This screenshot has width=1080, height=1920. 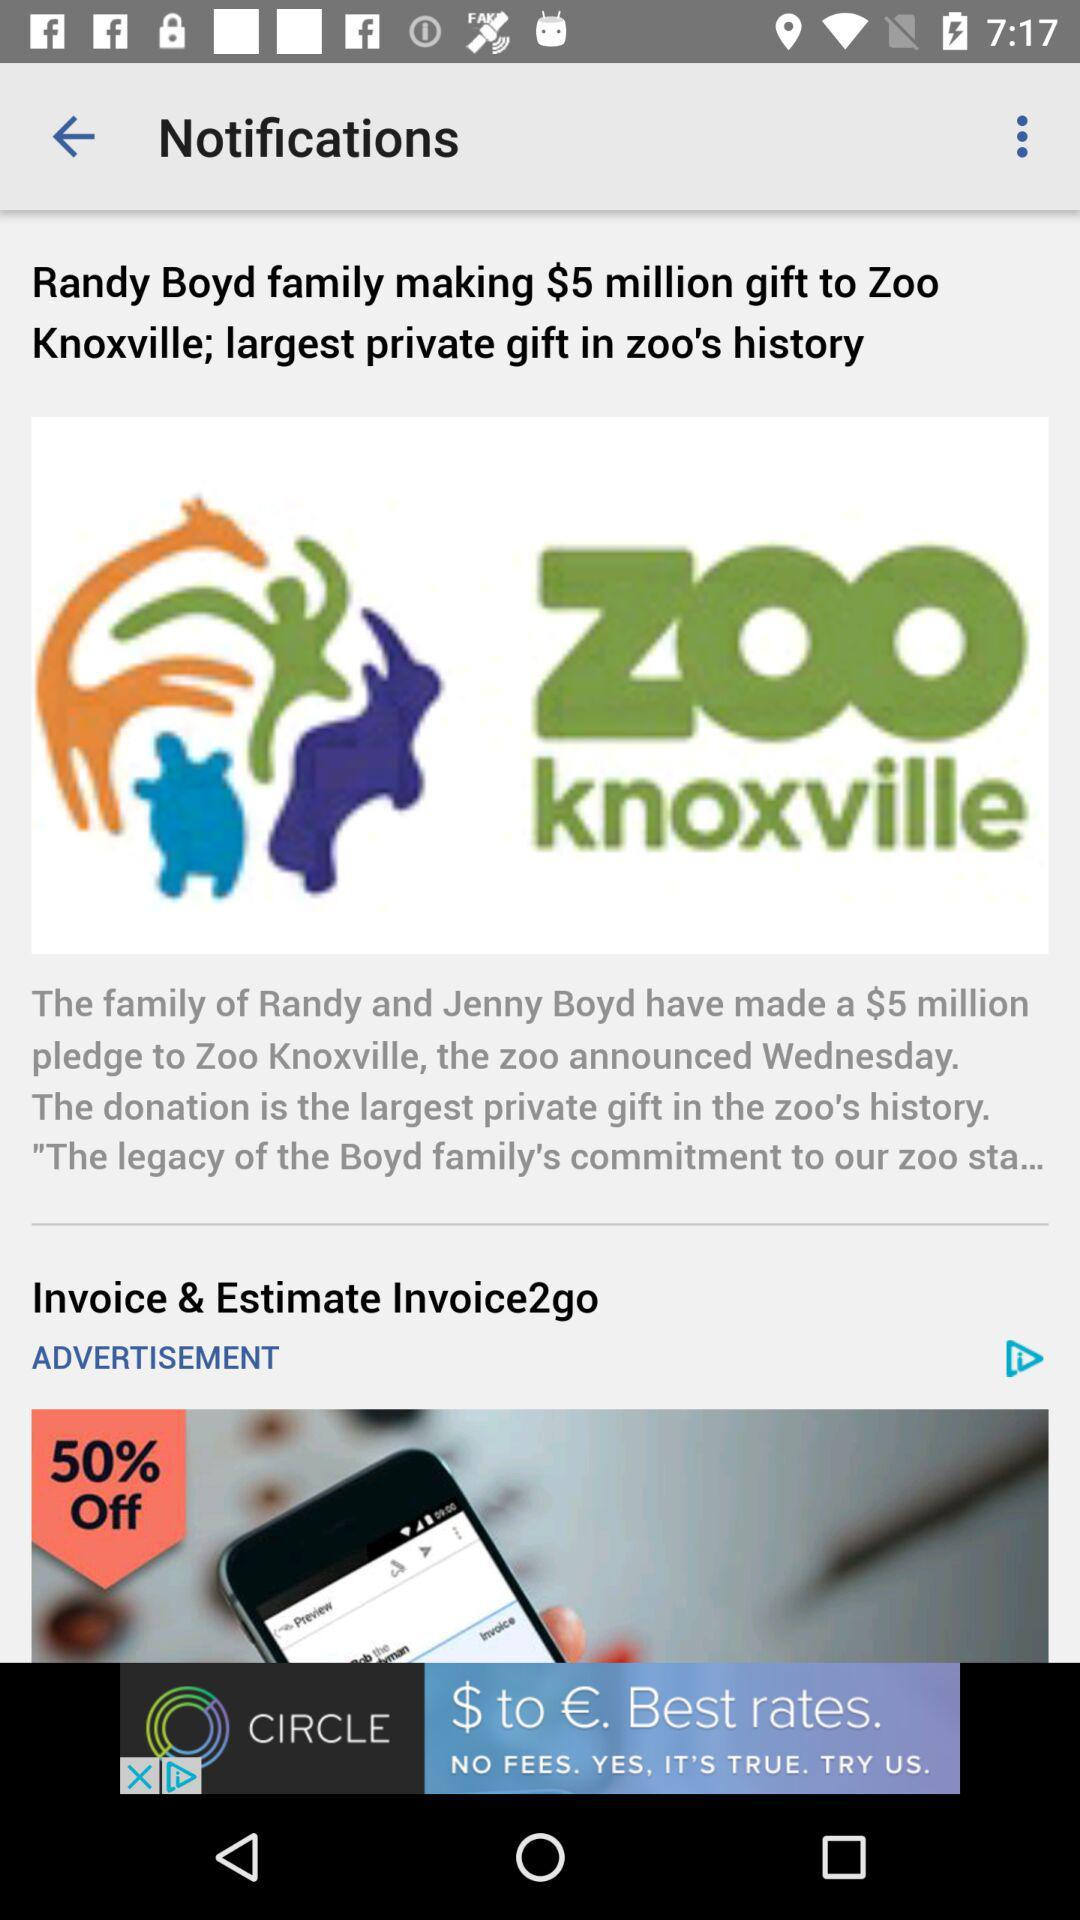 I want to click on open advertisement, so click(x=540, y=1727).